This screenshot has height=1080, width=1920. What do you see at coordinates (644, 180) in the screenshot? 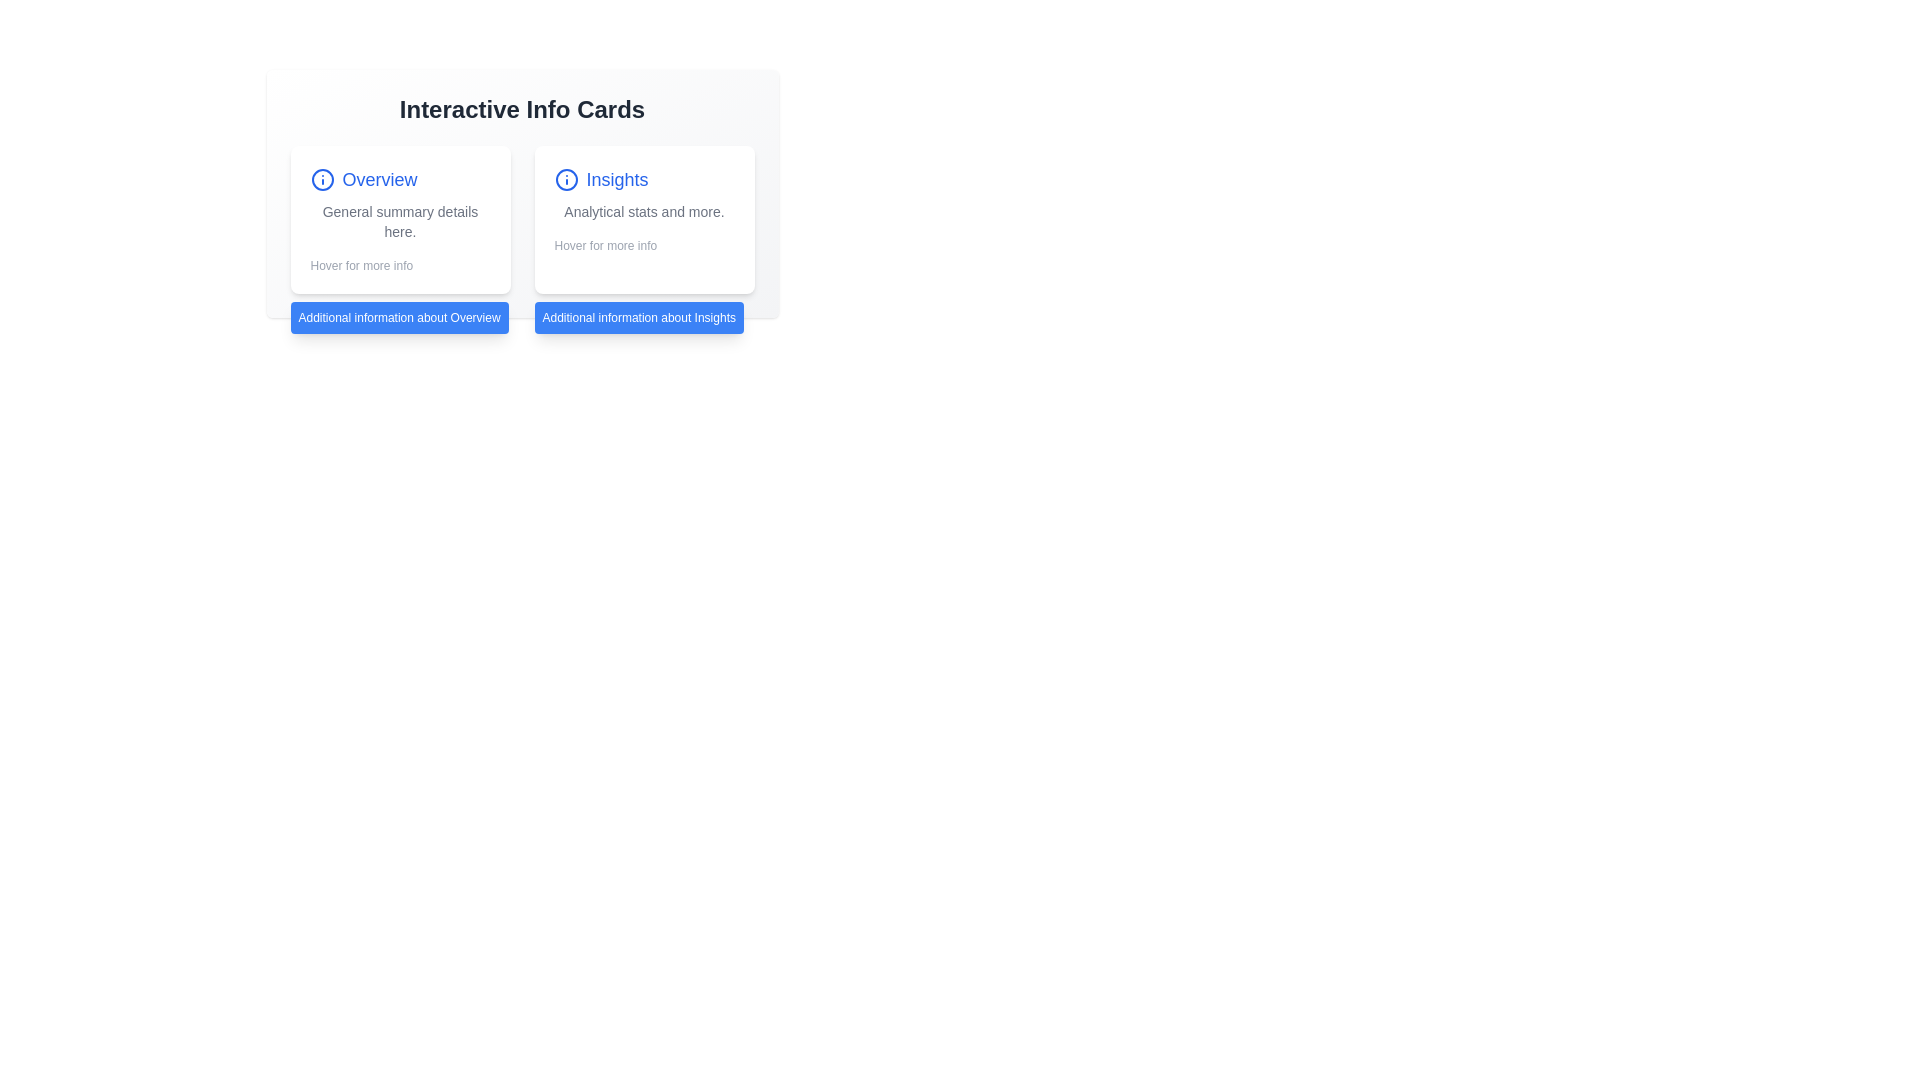
I see `the 'Insights' text label, which is styled in bold blue sans-serif font and located at the top of the second card in the 'Interactive Info Cards' section` at bounding box center [644, 180].